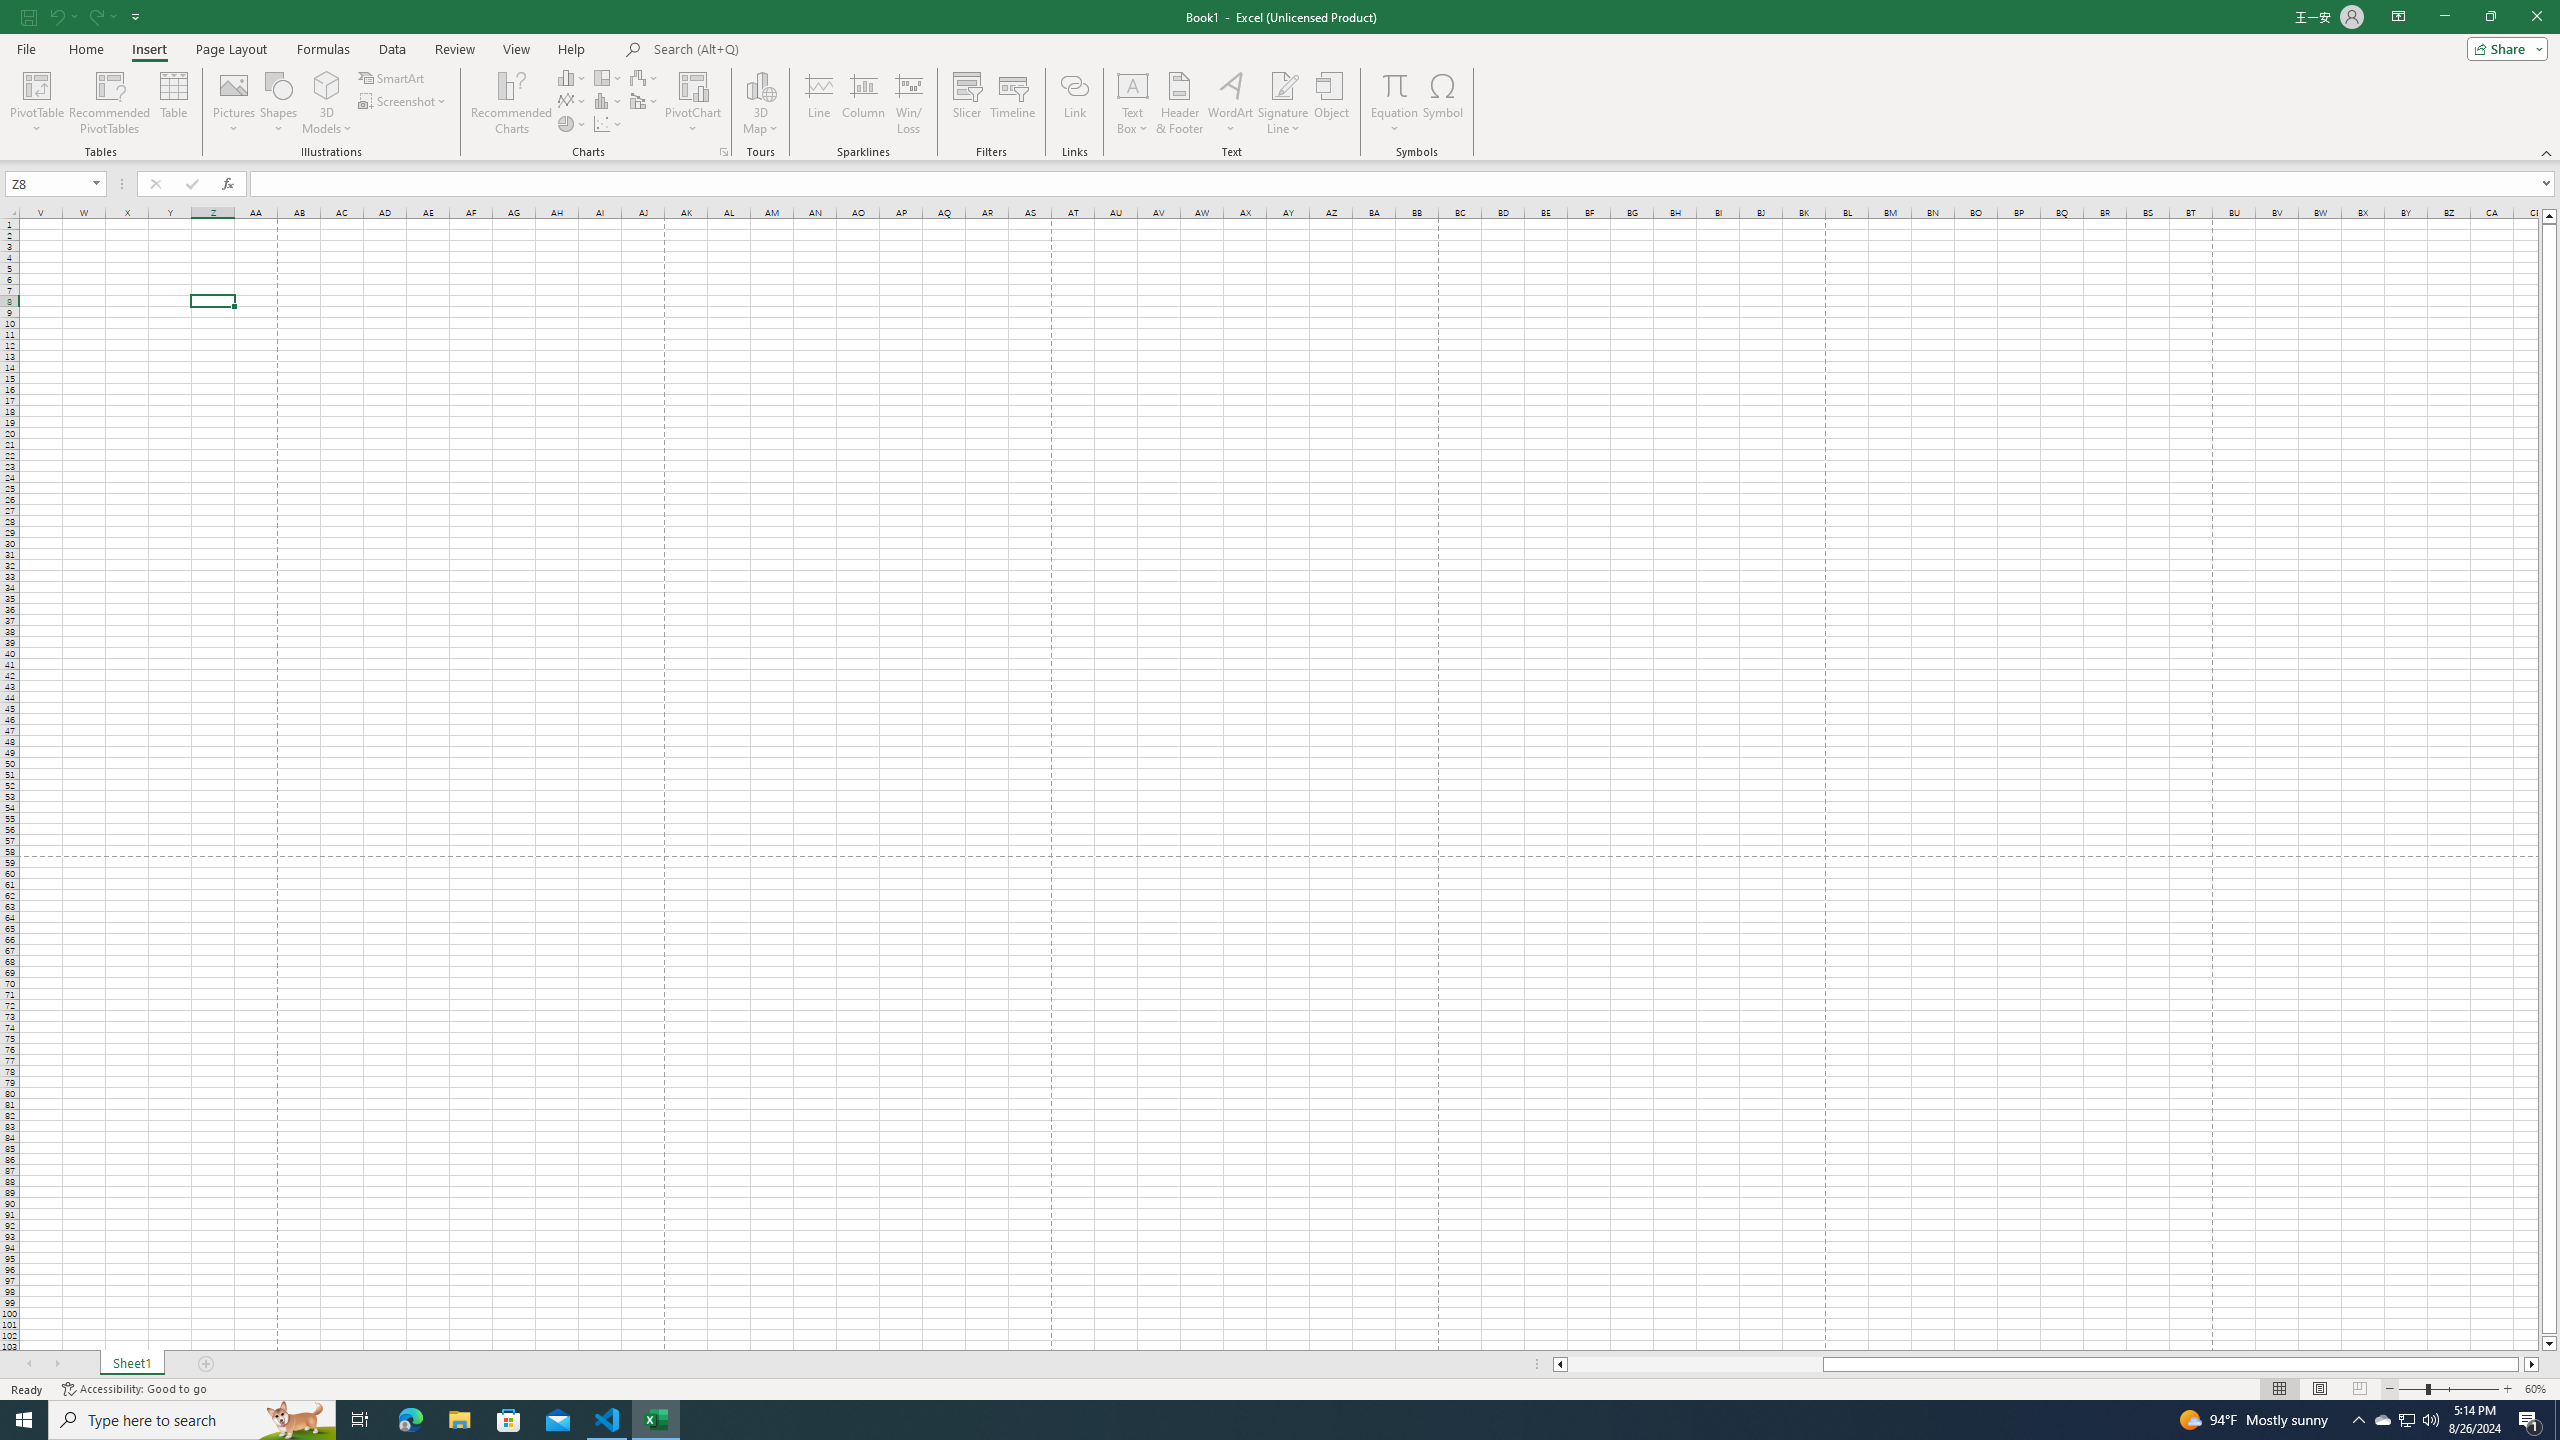 This screenshot has width=2560, height=1440. Describe the element at coordinates (1075, 103) in the screenshot. I see `'Link'` at that location.